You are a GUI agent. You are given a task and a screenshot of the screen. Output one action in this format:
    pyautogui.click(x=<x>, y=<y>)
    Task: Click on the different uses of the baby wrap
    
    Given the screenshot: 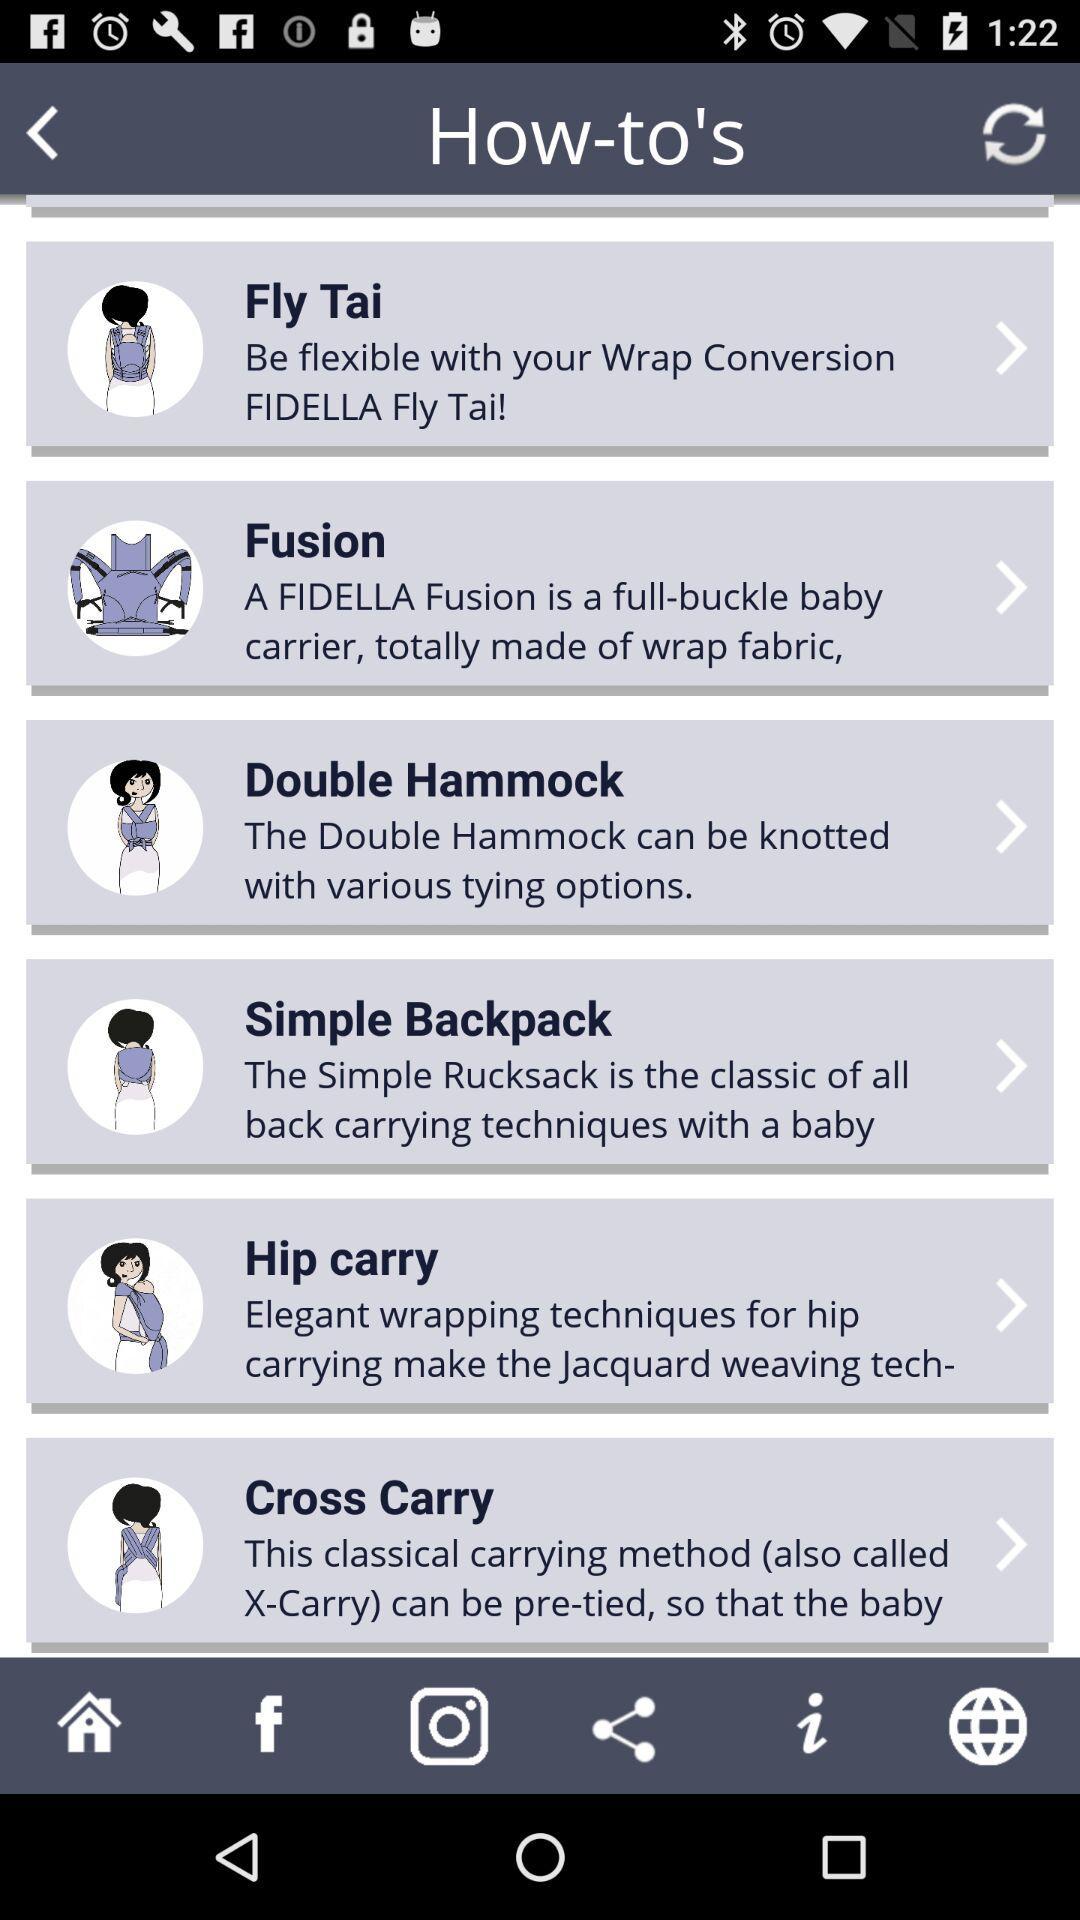 What is the action you would take?
    pyautogui.click(x=270, y=1724)
    